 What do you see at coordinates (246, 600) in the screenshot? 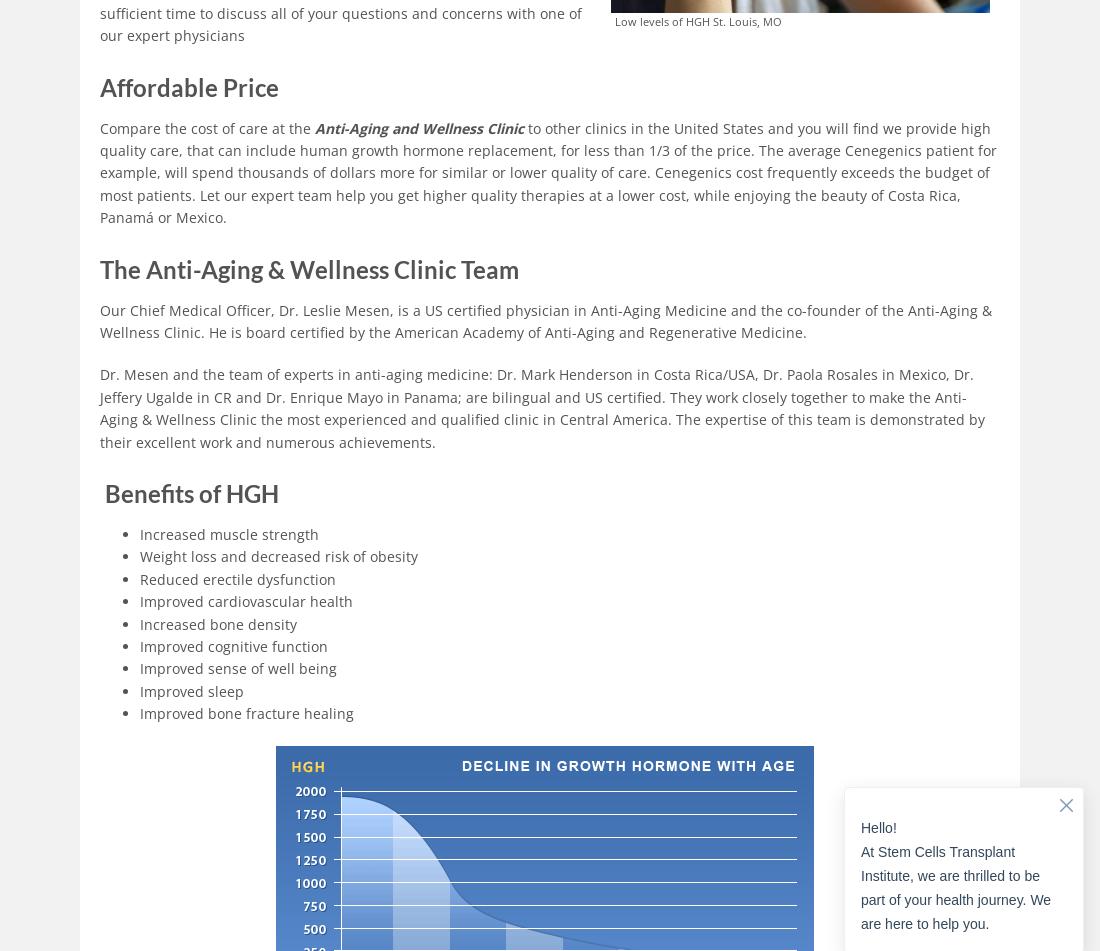
I see `'Improved cardiovascular health'` at bounding box center [246, 600].